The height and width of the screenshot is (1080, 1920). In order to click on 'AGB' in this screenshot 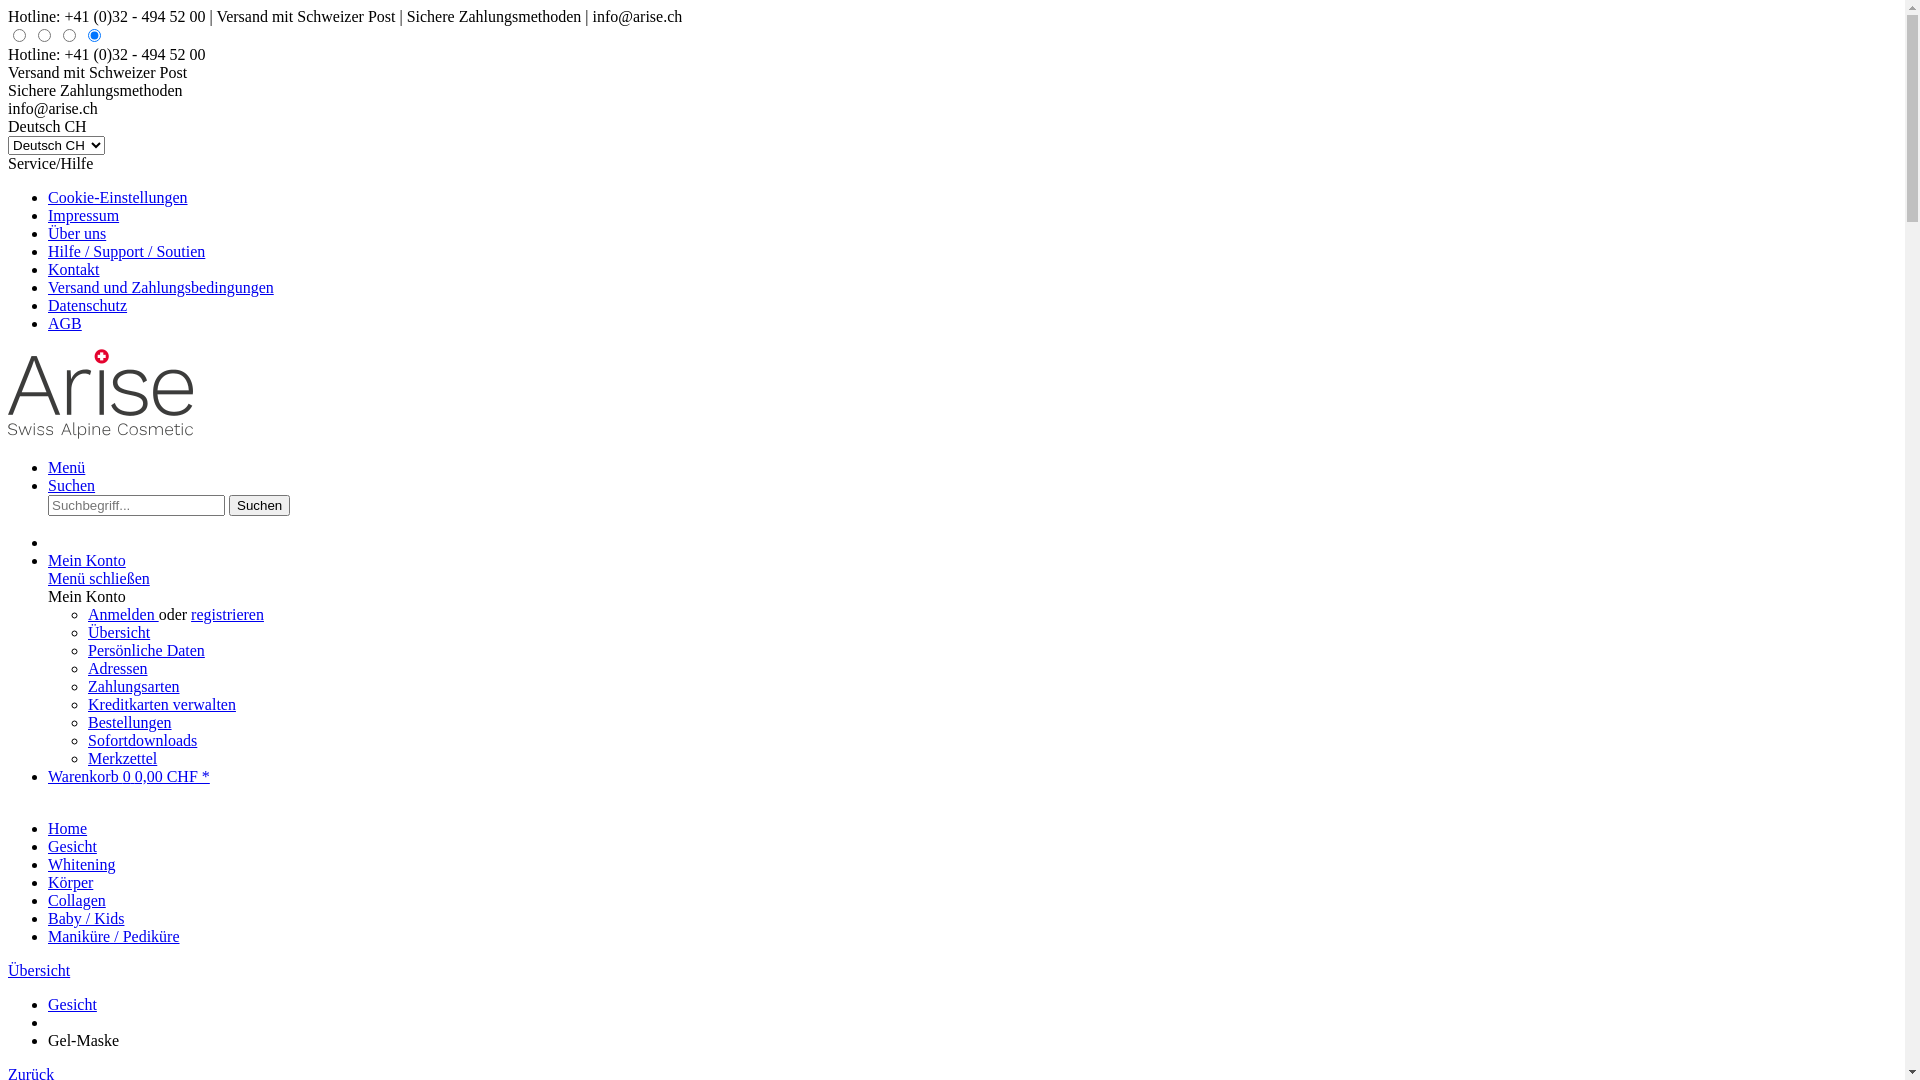, I will do `click(65, 322)`.